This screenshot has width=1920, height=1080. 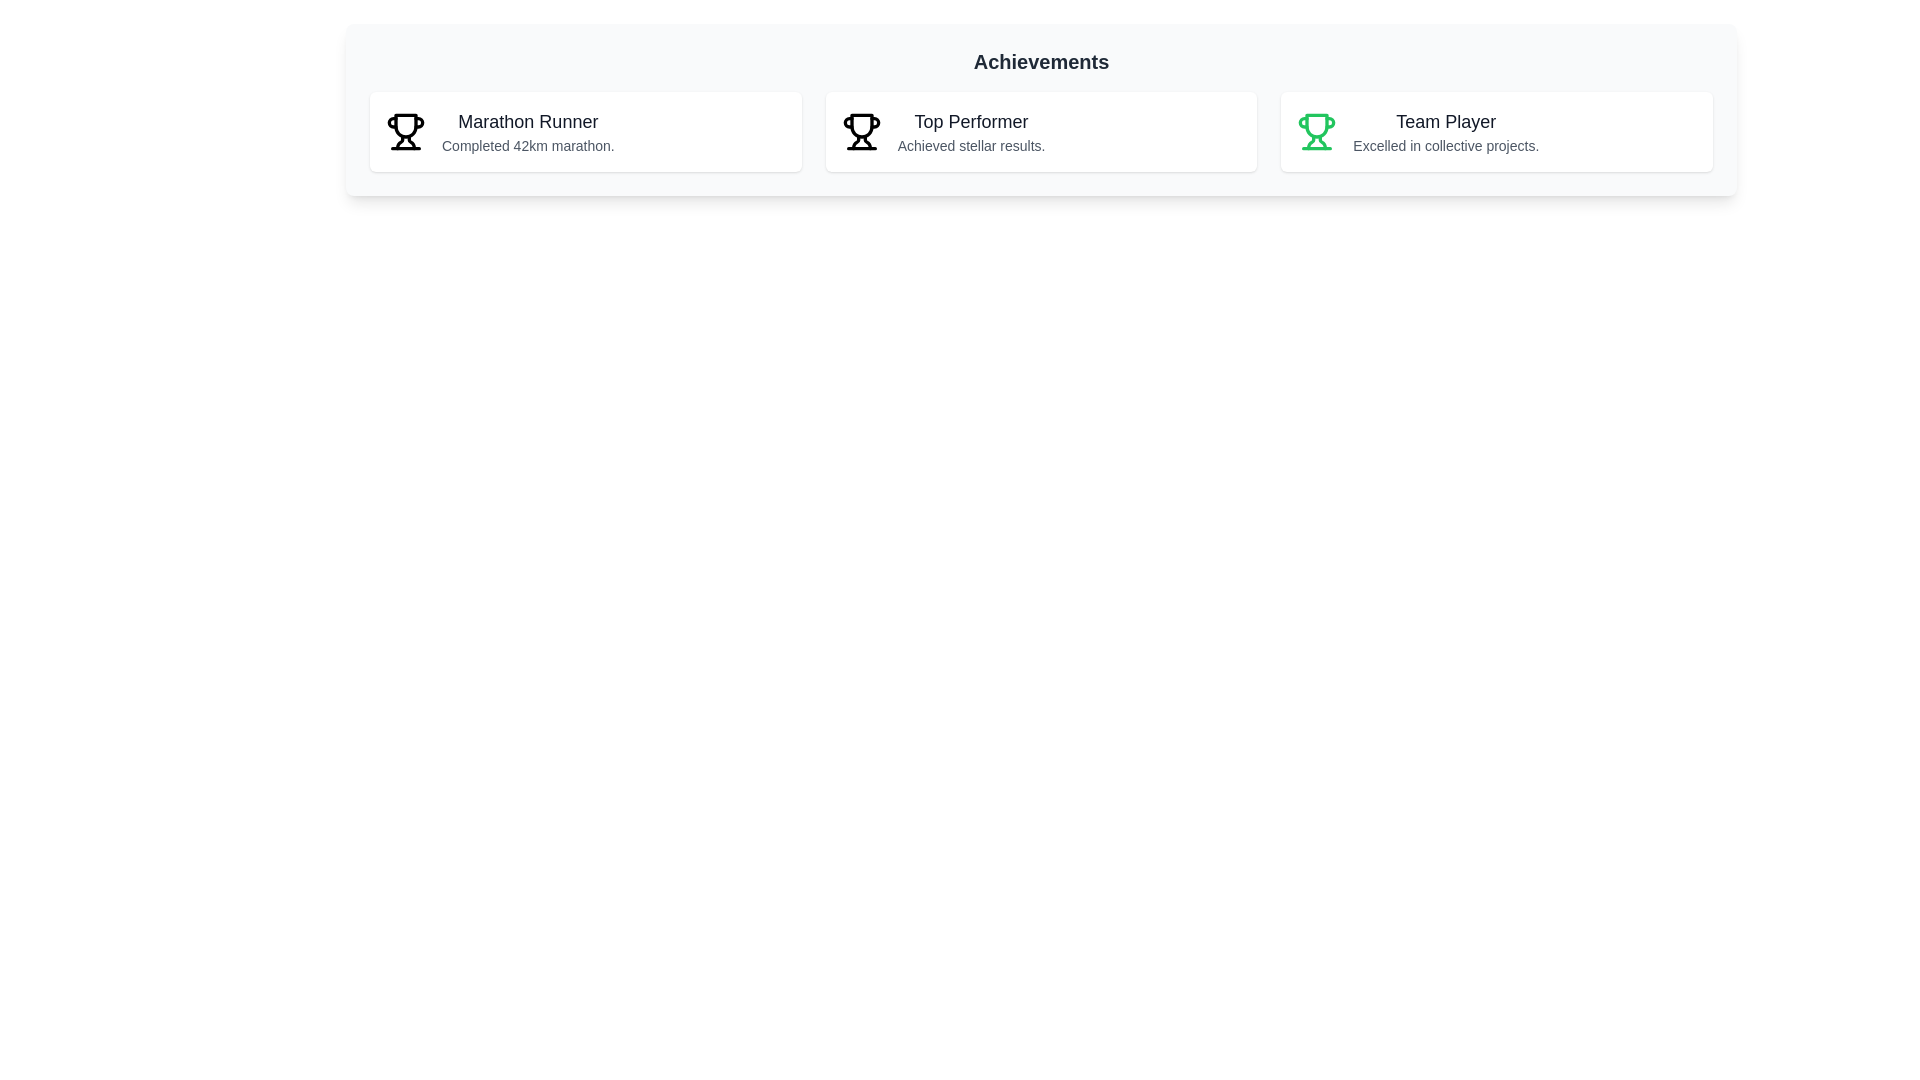 What do you see at coordinates (1446, 131) in the screenshot?
I see `the text block containing the title 'Team Player' and subtitle 'Excelled in collective projects.' which is positioned to the right of the green trophy icon in the 'Achievements' section` at bounding box center [1446, 131].